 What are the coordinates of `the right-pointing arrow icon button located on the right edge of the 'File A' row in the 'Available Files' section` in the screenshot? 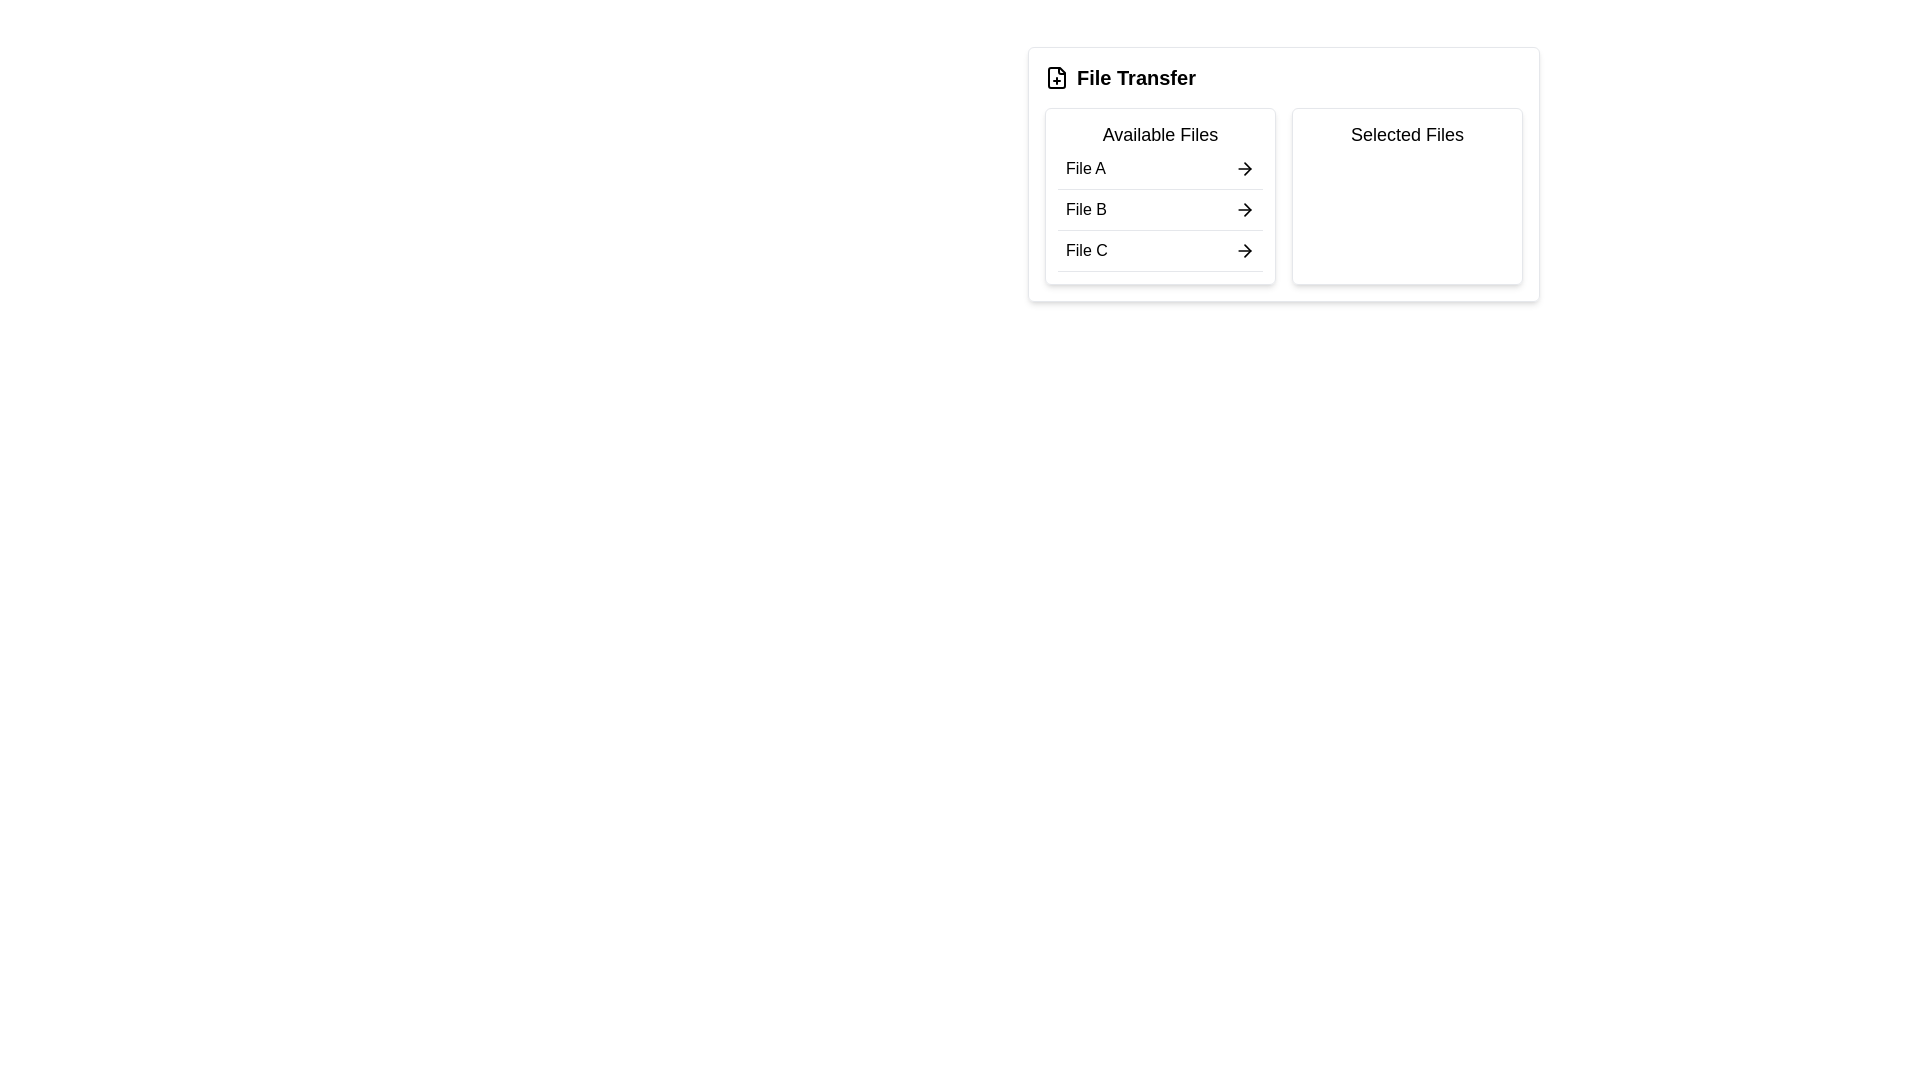 It's located at (1243, 168).